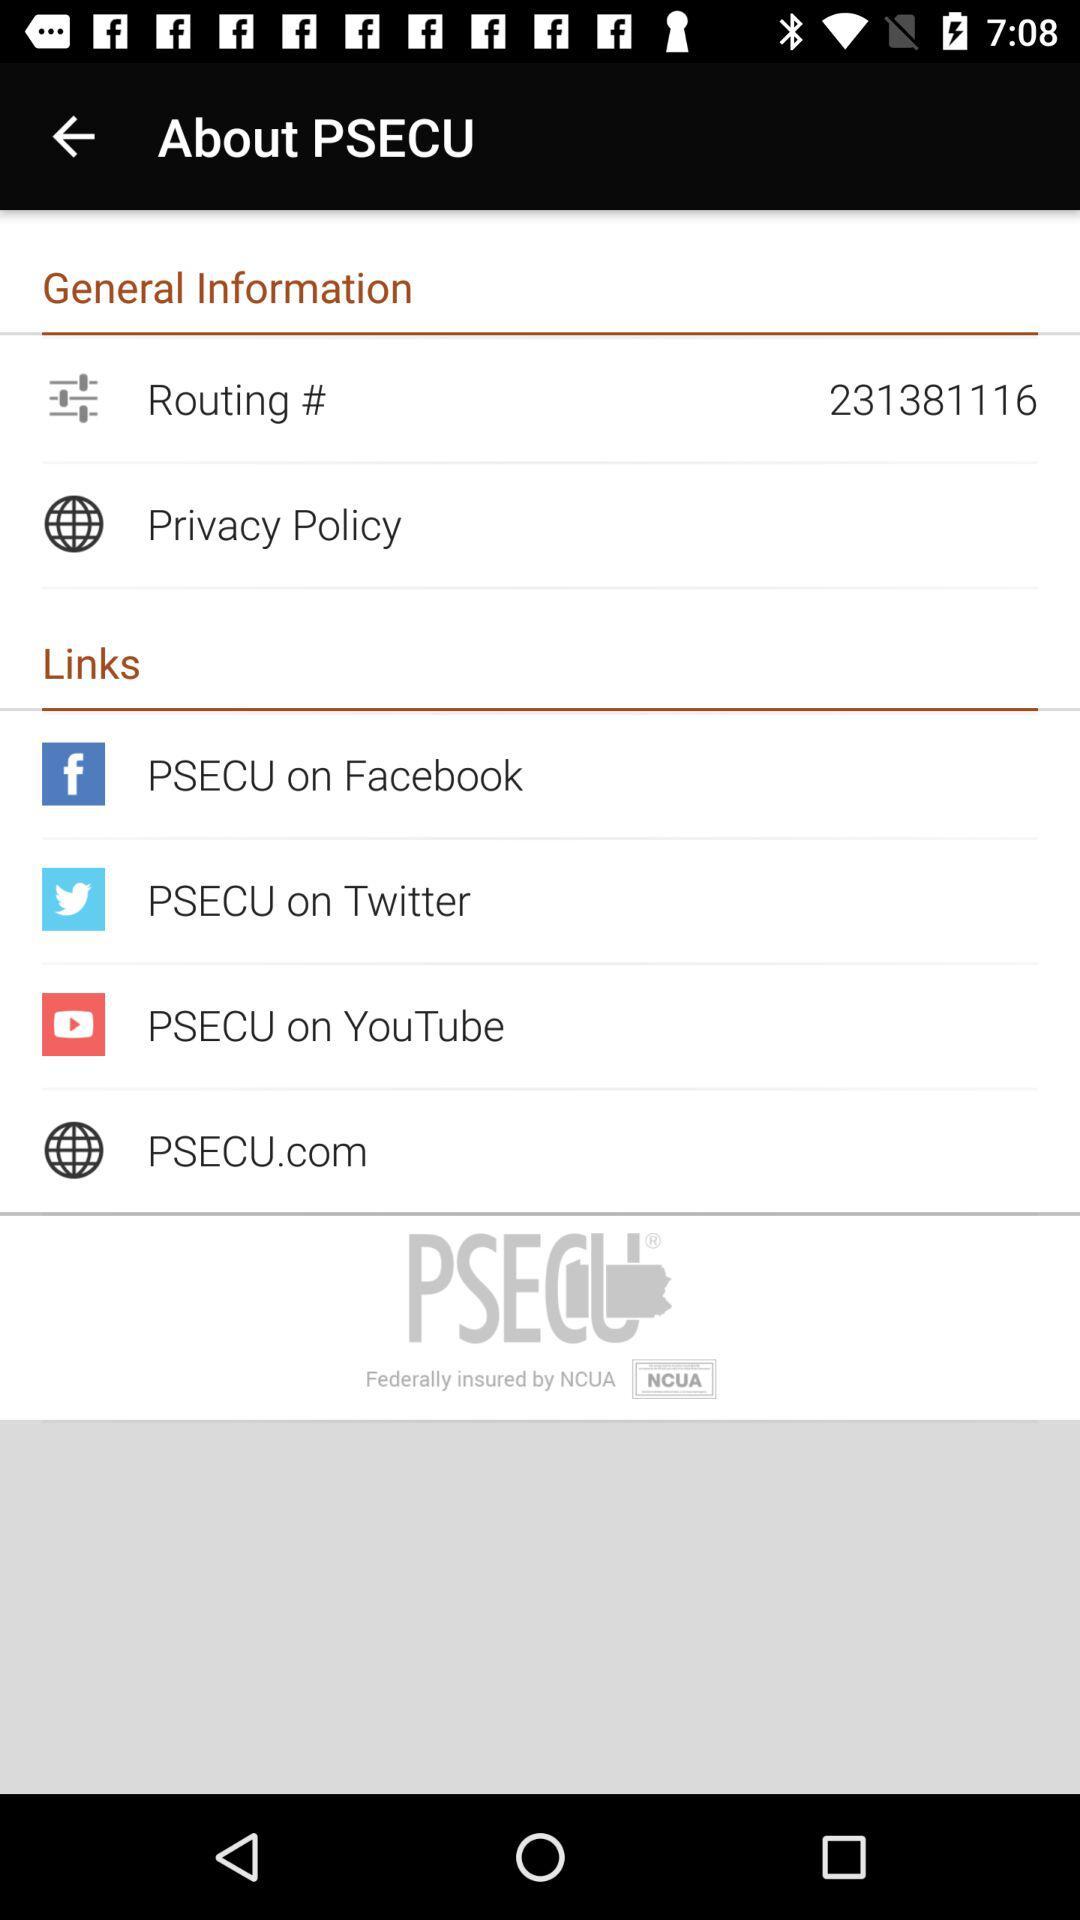 The width and height of the screenshot is (1080, 1920). Describe the element at coordinates (72, 135) in the screenshot. I see `item next to about psecu item` at that location.